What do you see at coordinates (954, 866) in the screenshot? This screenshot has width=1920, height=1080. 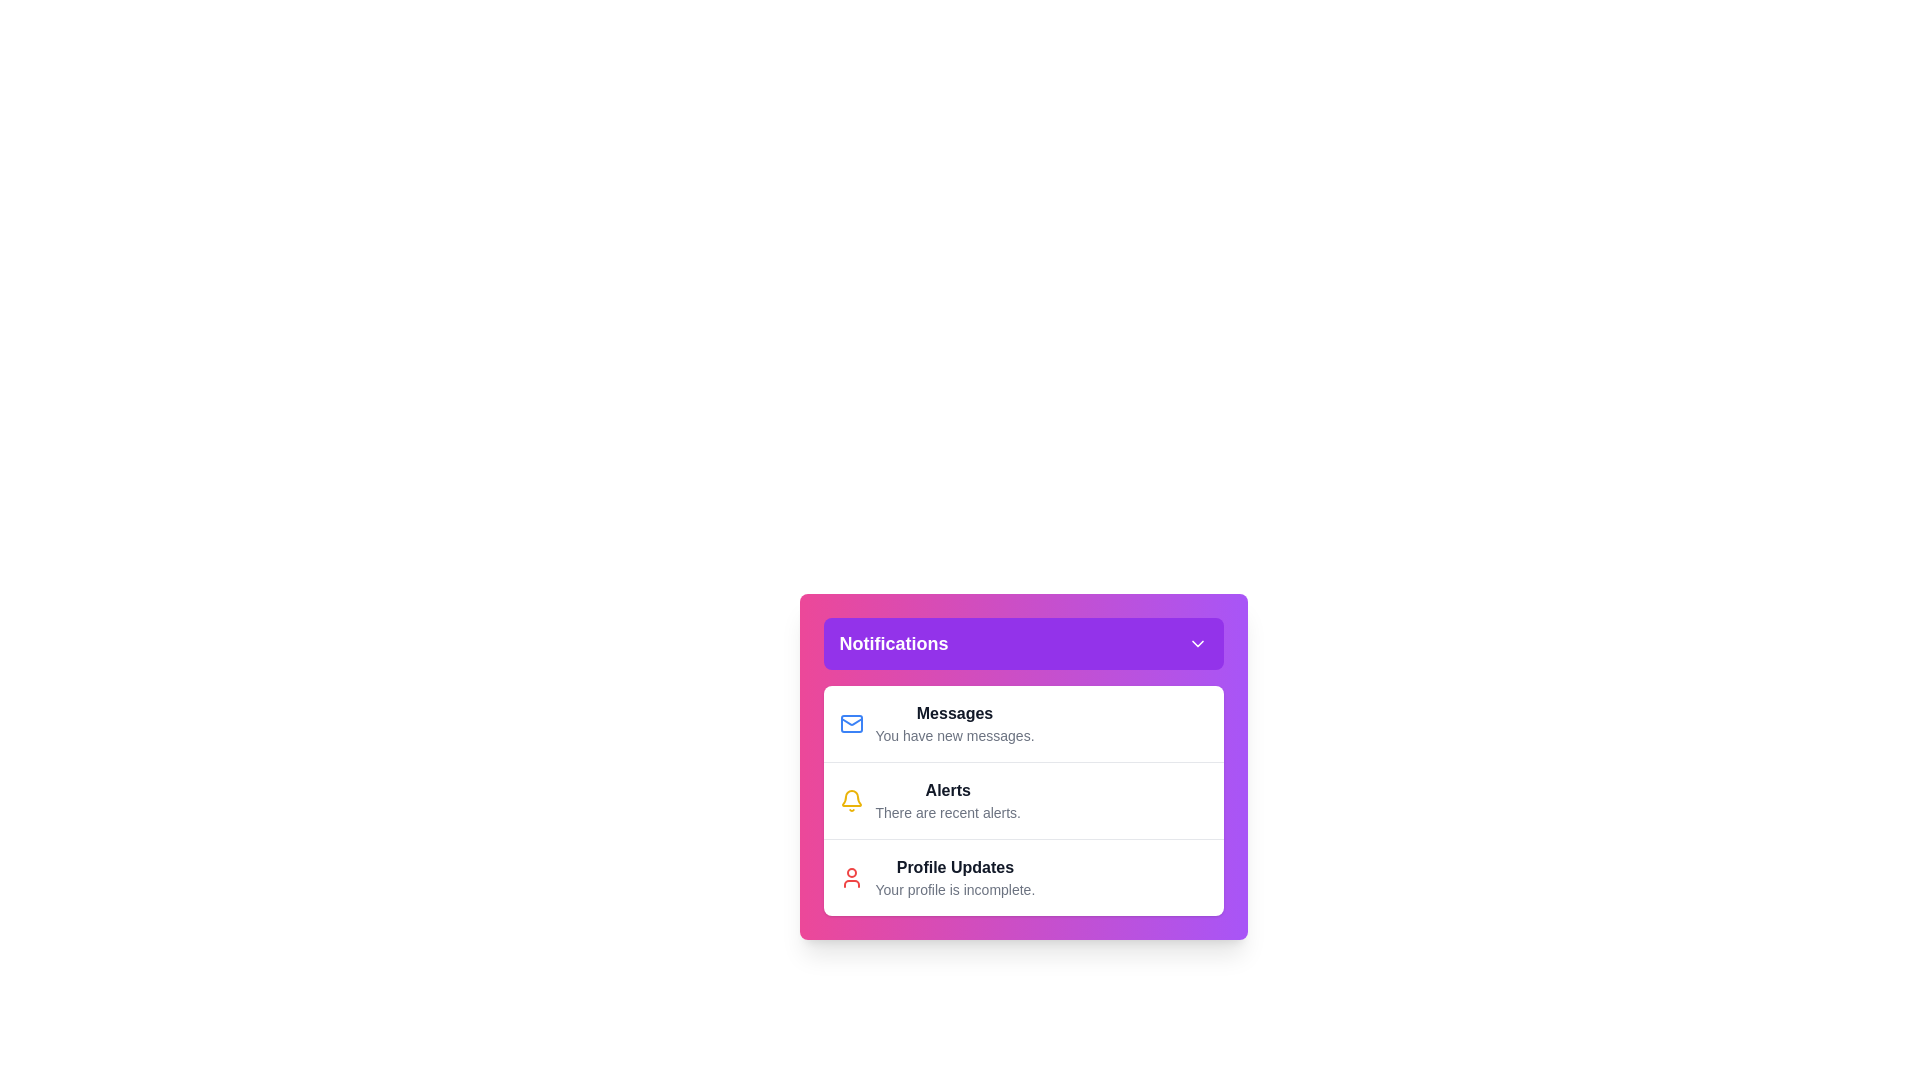 I see `the Text label that indicates 'Profile Updates' in the notification panel, which is located in the bottommost list item beneath 'Alerts'` at bounding box center [954, 866].